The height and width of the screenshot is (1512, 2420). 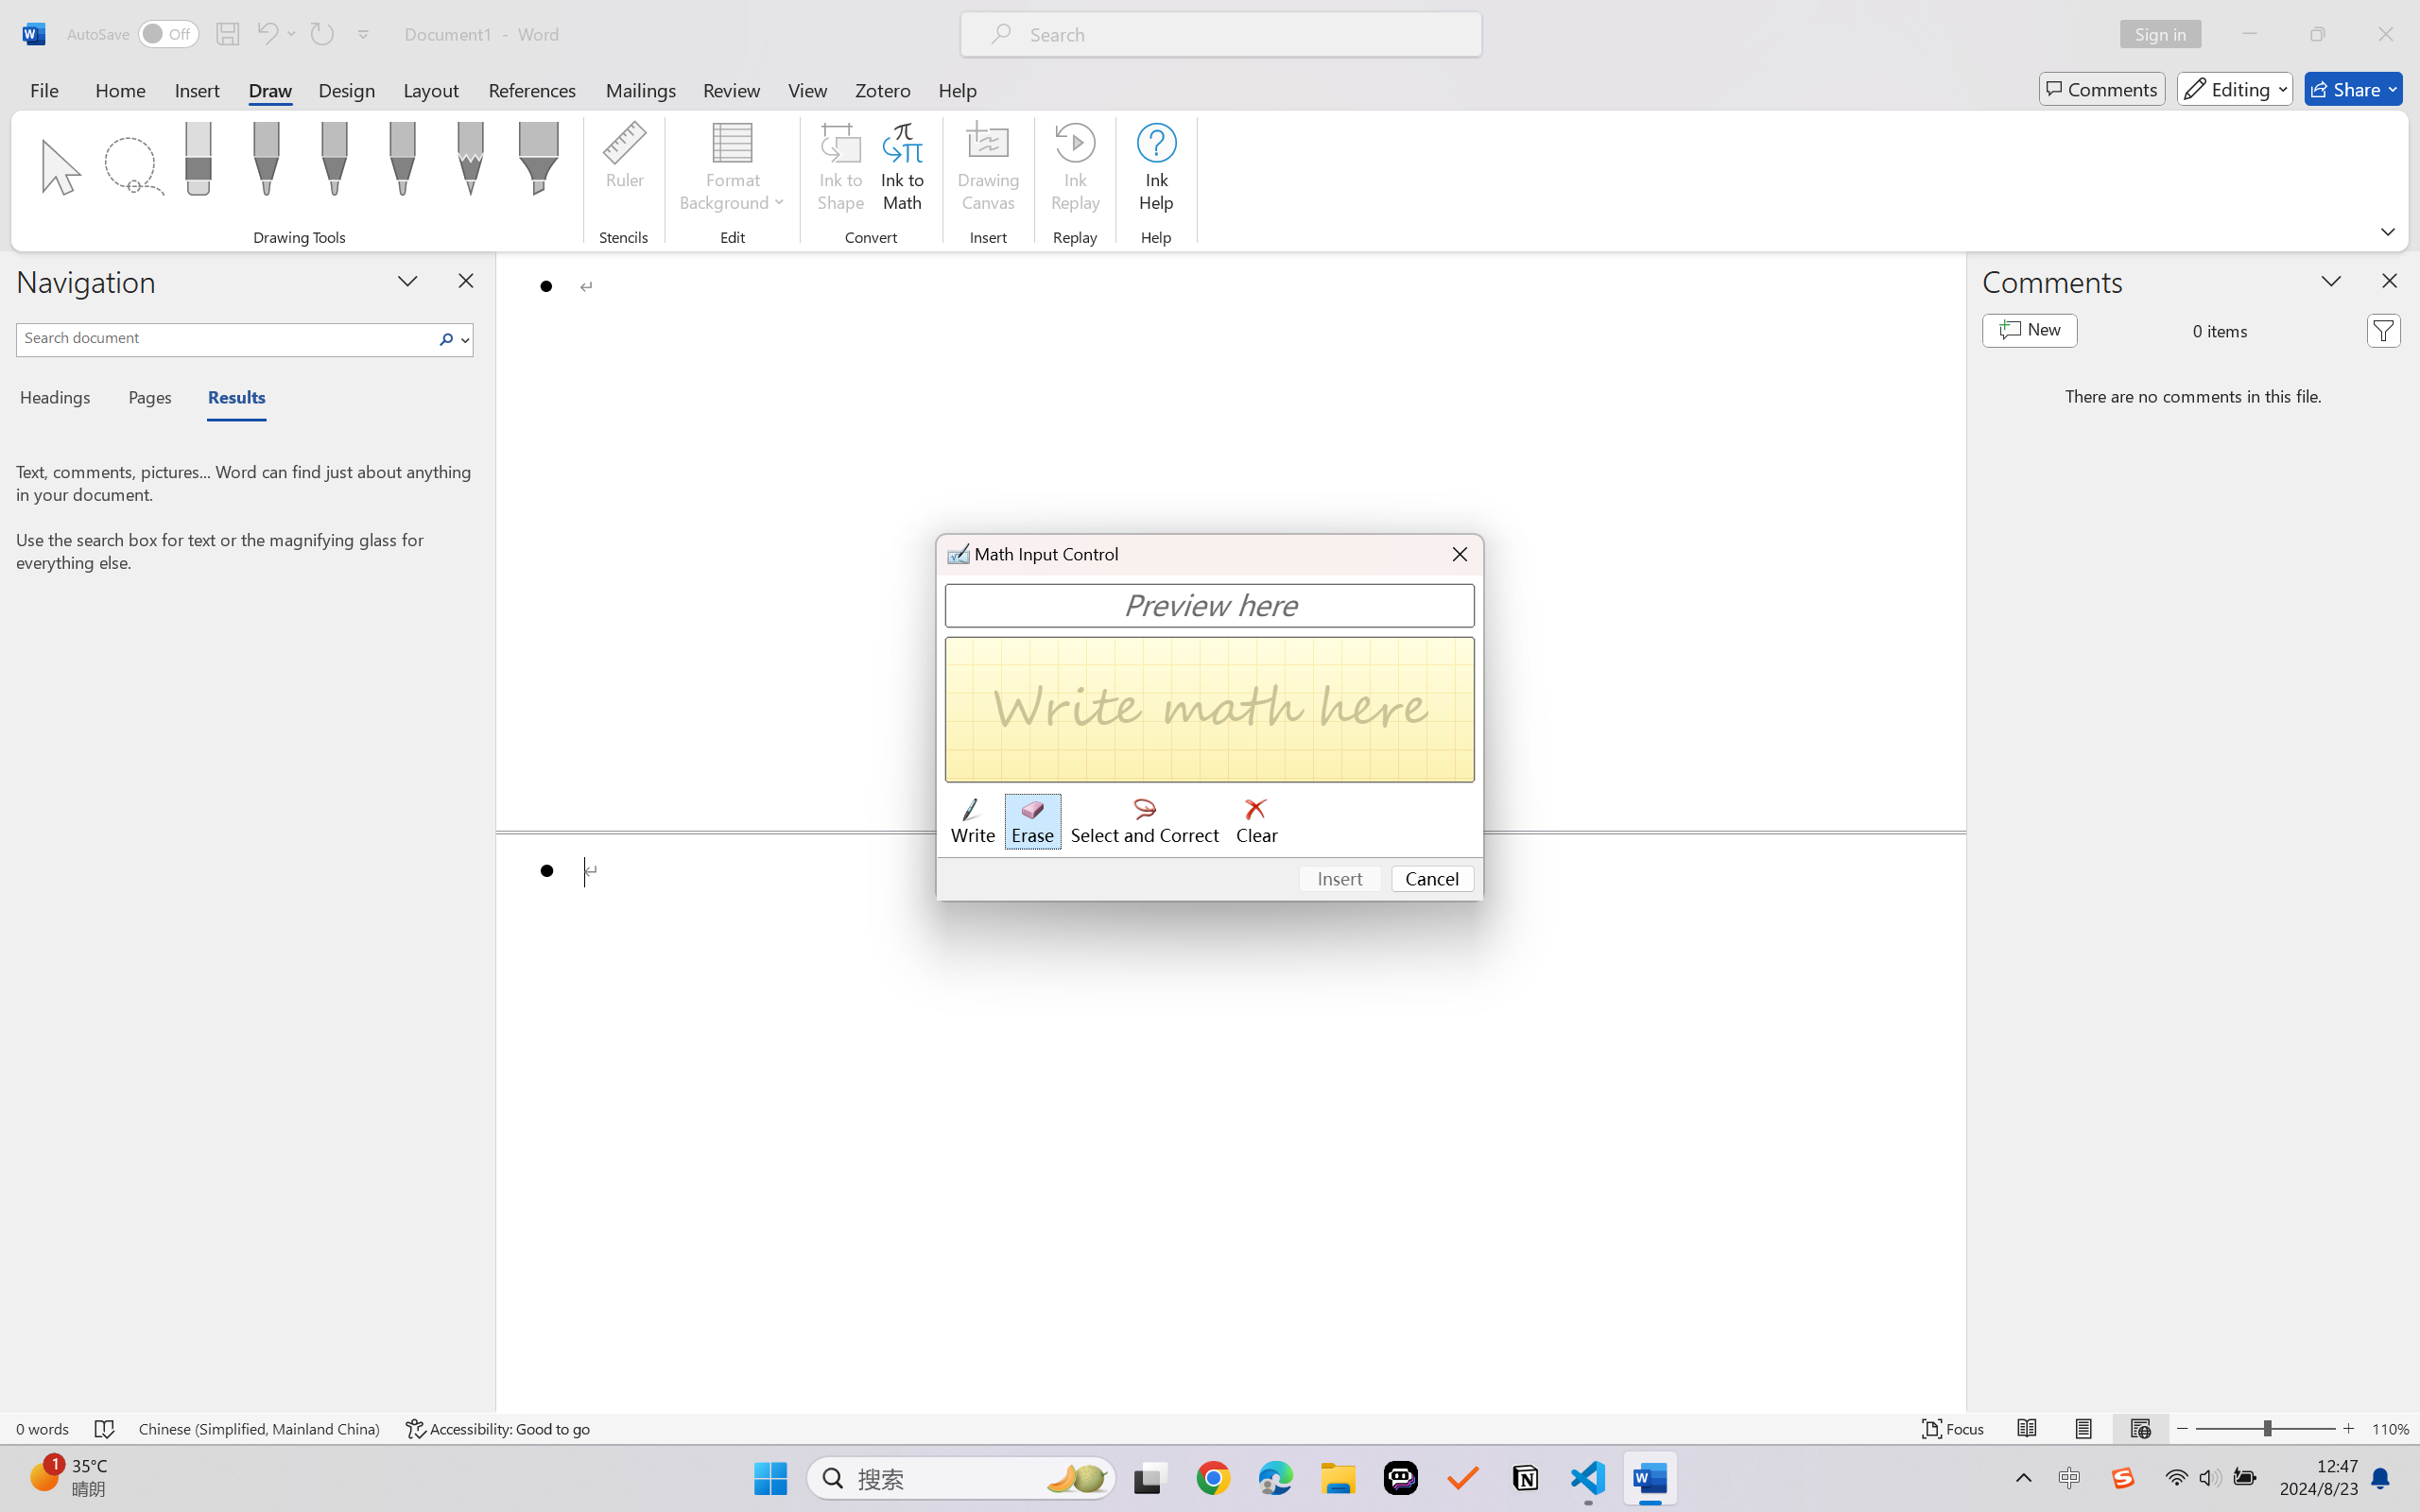 I want to click on 'Select and Correct', so click(x=1145, y=820).